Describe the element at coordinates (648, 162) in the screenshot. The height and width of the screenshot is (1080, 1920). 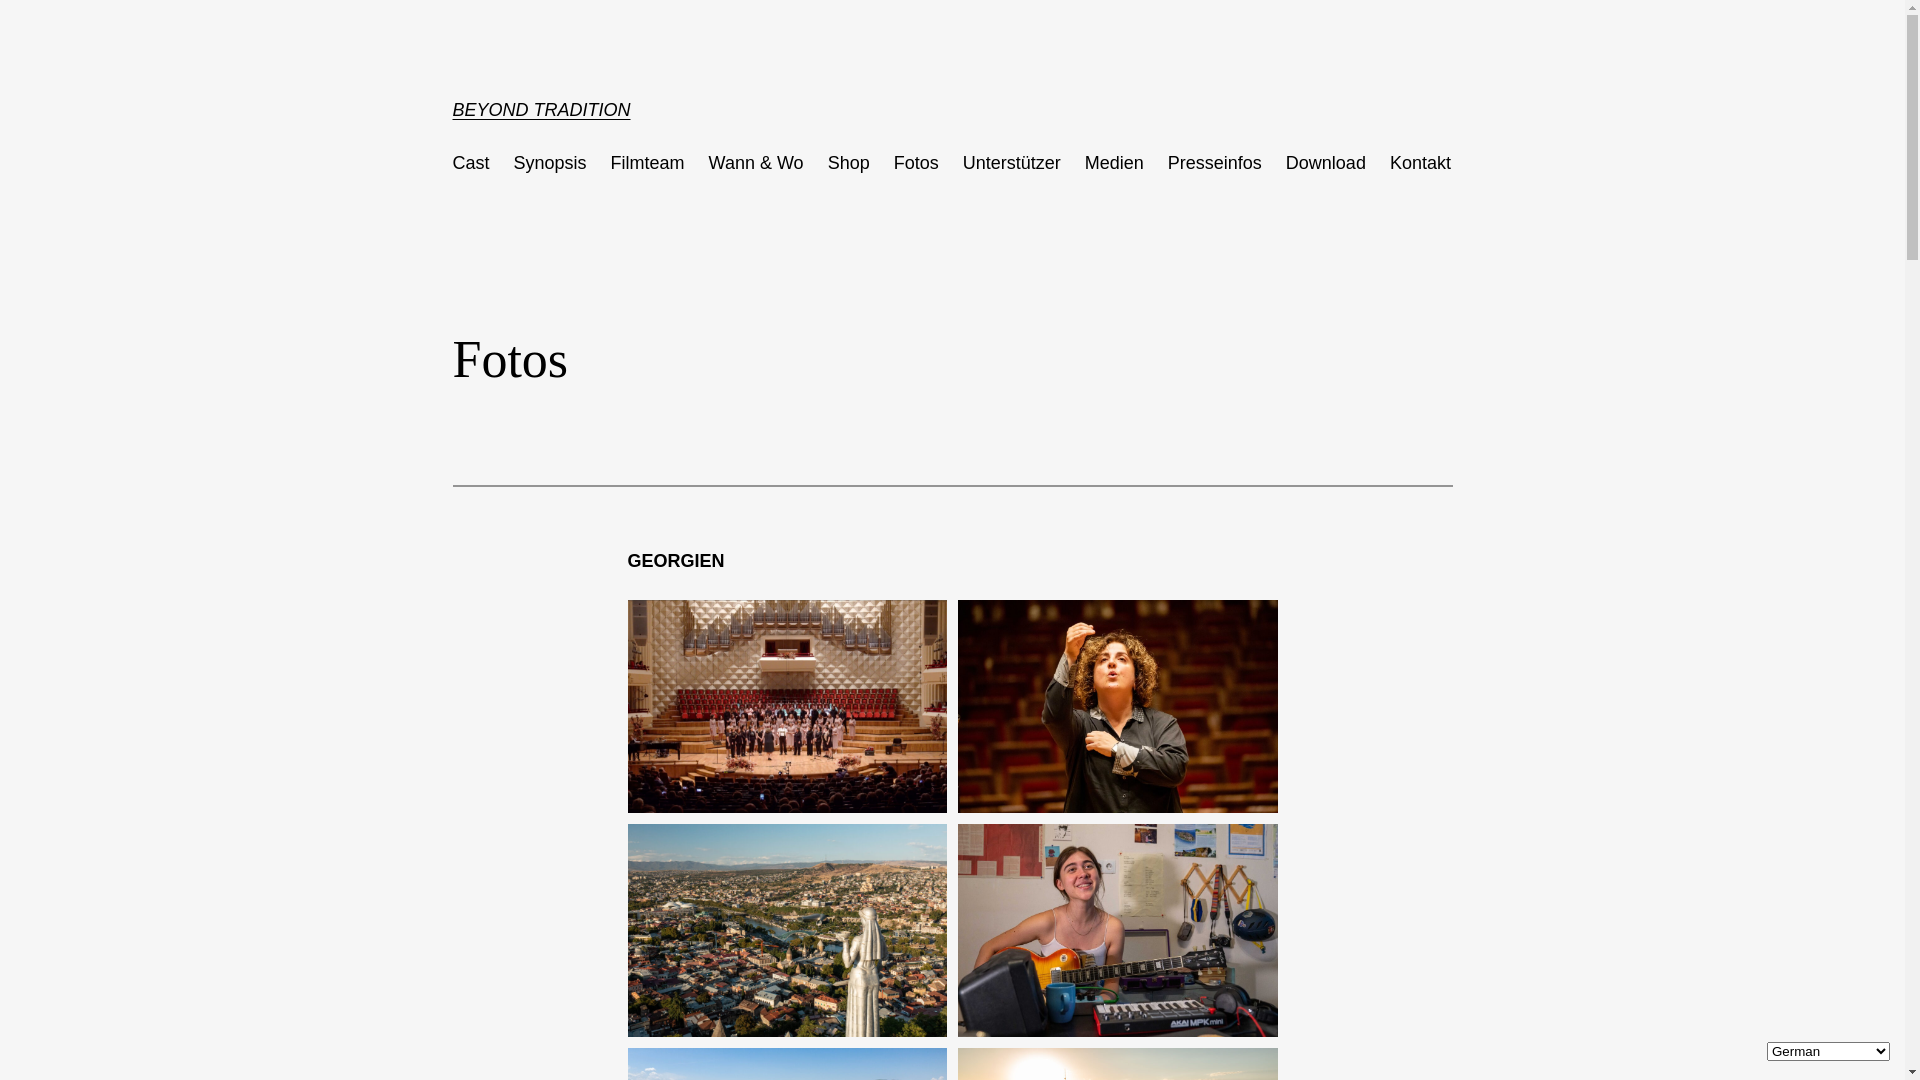
I see `'Filmteam'` at that location.